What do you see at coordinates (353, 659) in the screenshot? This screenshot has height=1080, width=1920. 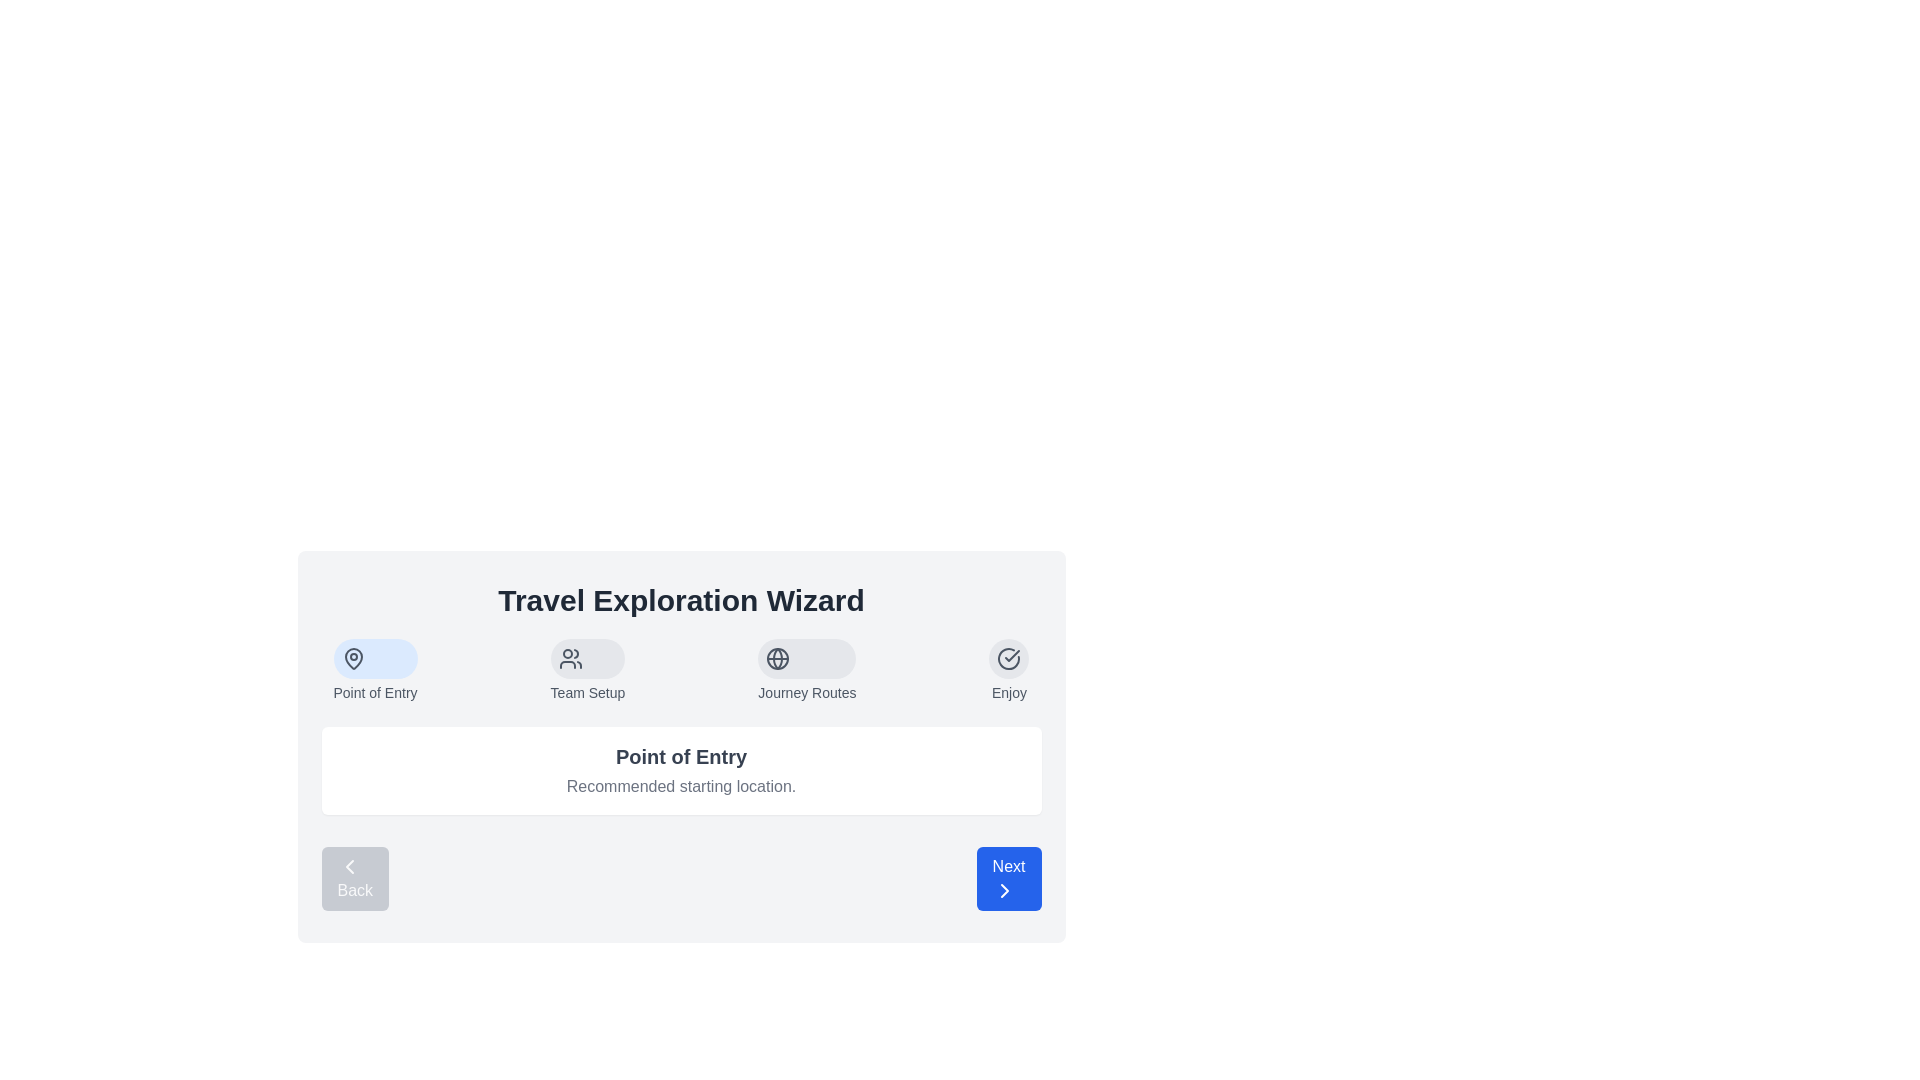 I see `the map marker icon representing the 'Point of Entry' step in the Travel Exploration Wizard` at bounding box center [353, 659].